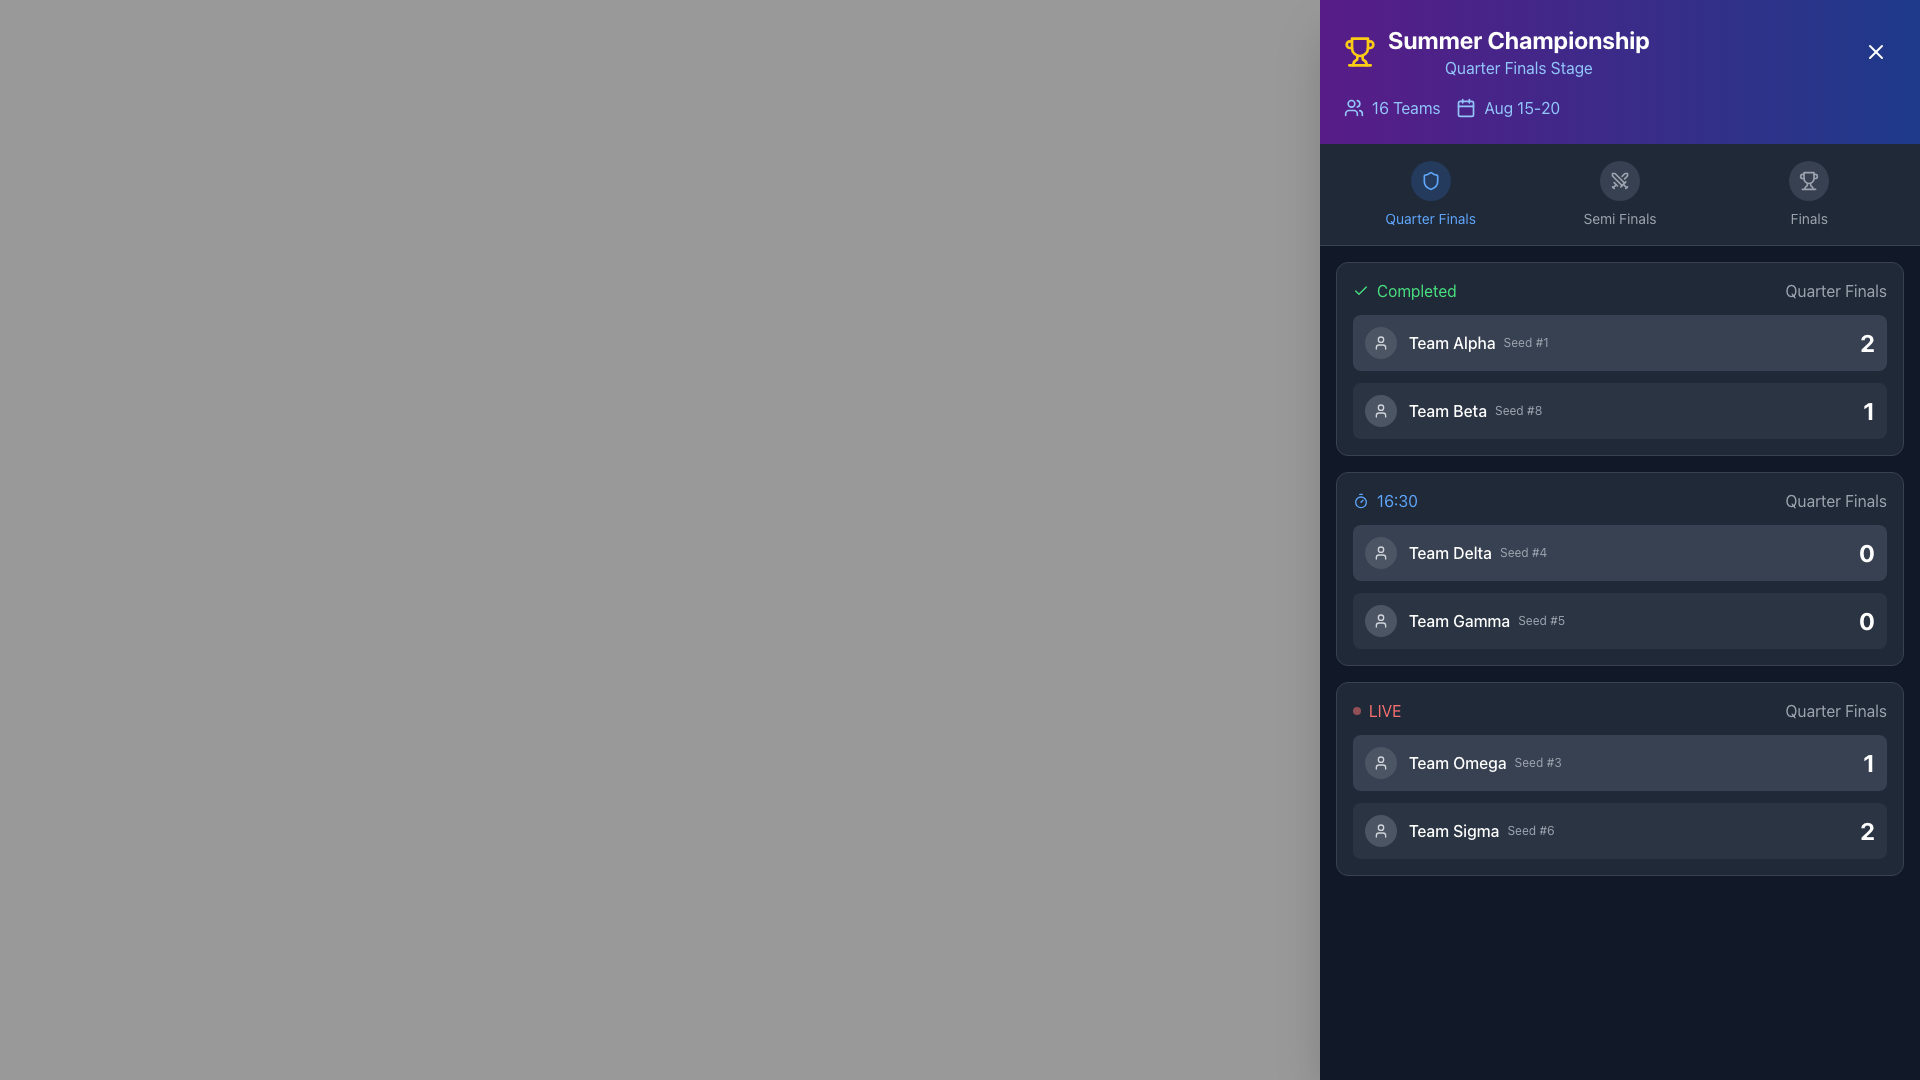  Describe the element at coordinates (1521, 108) in the screenshot. I see `the date range indicator text label located in the header section labeled 'Summer Championship' at the top right corner of the content panel` at that location.